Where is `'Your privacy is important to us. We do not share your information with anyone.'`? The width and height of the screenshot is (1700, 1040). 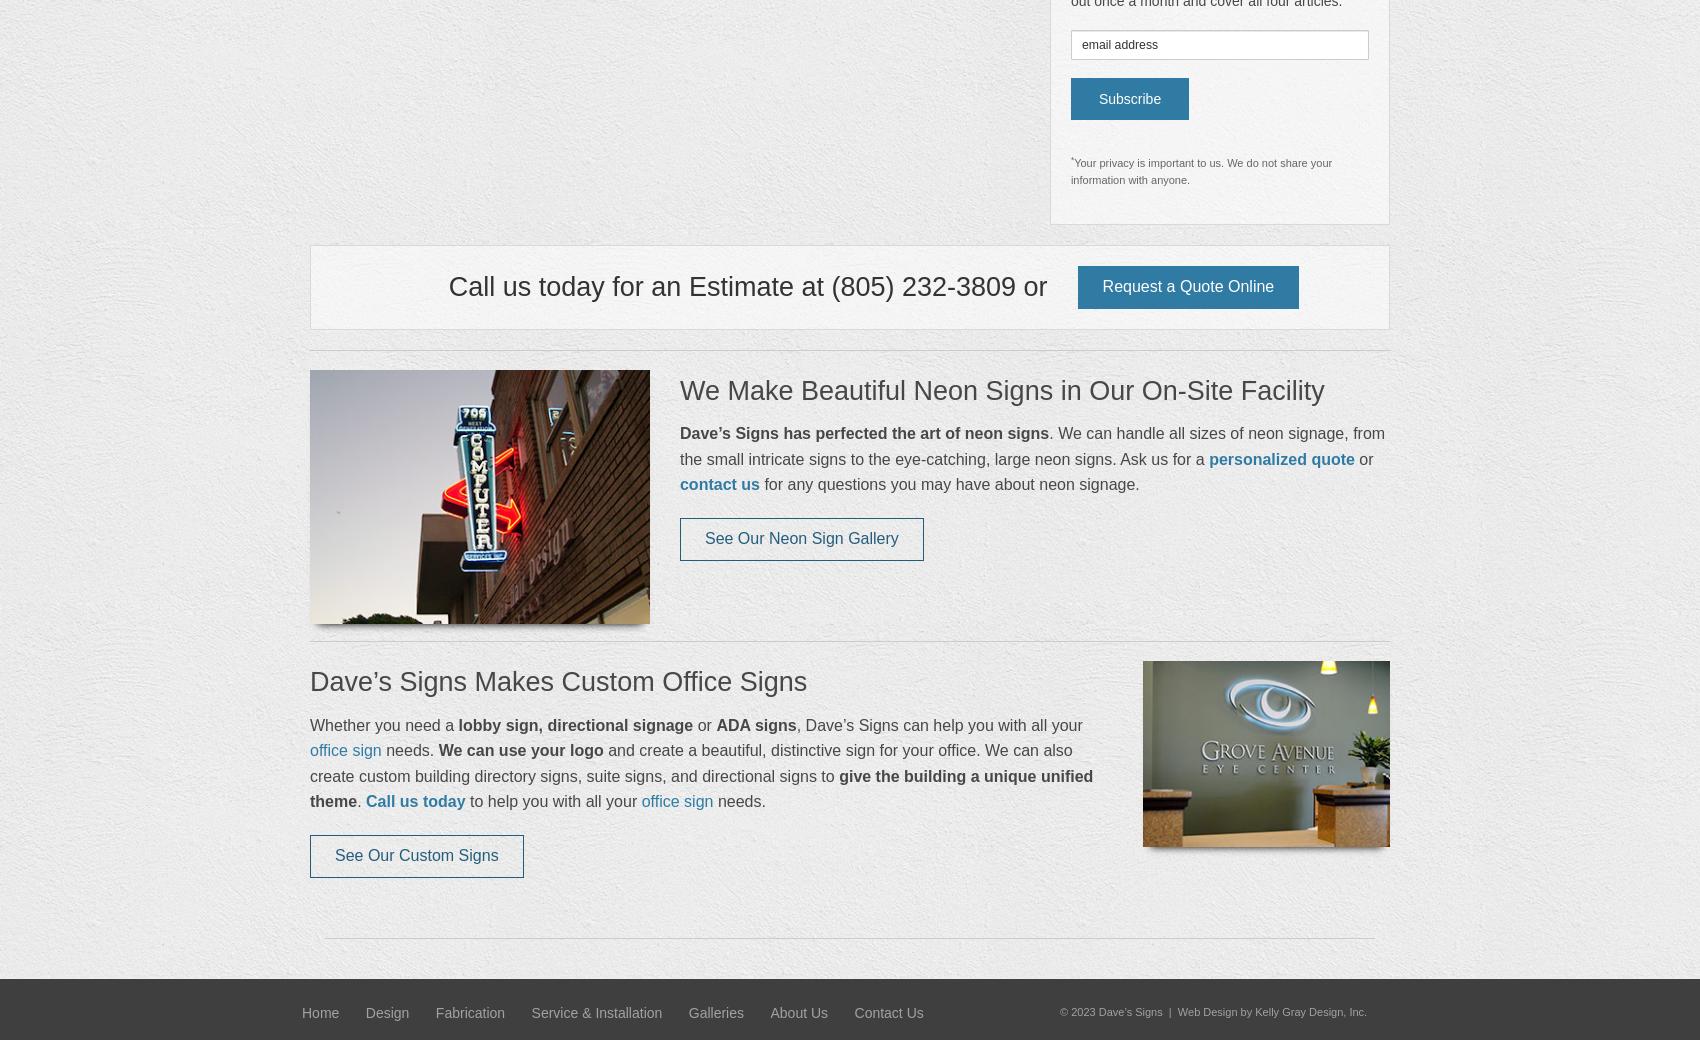 'Your privacy is important to us. We do not share your information with anyone.' is located at coordinates (1200, 170).